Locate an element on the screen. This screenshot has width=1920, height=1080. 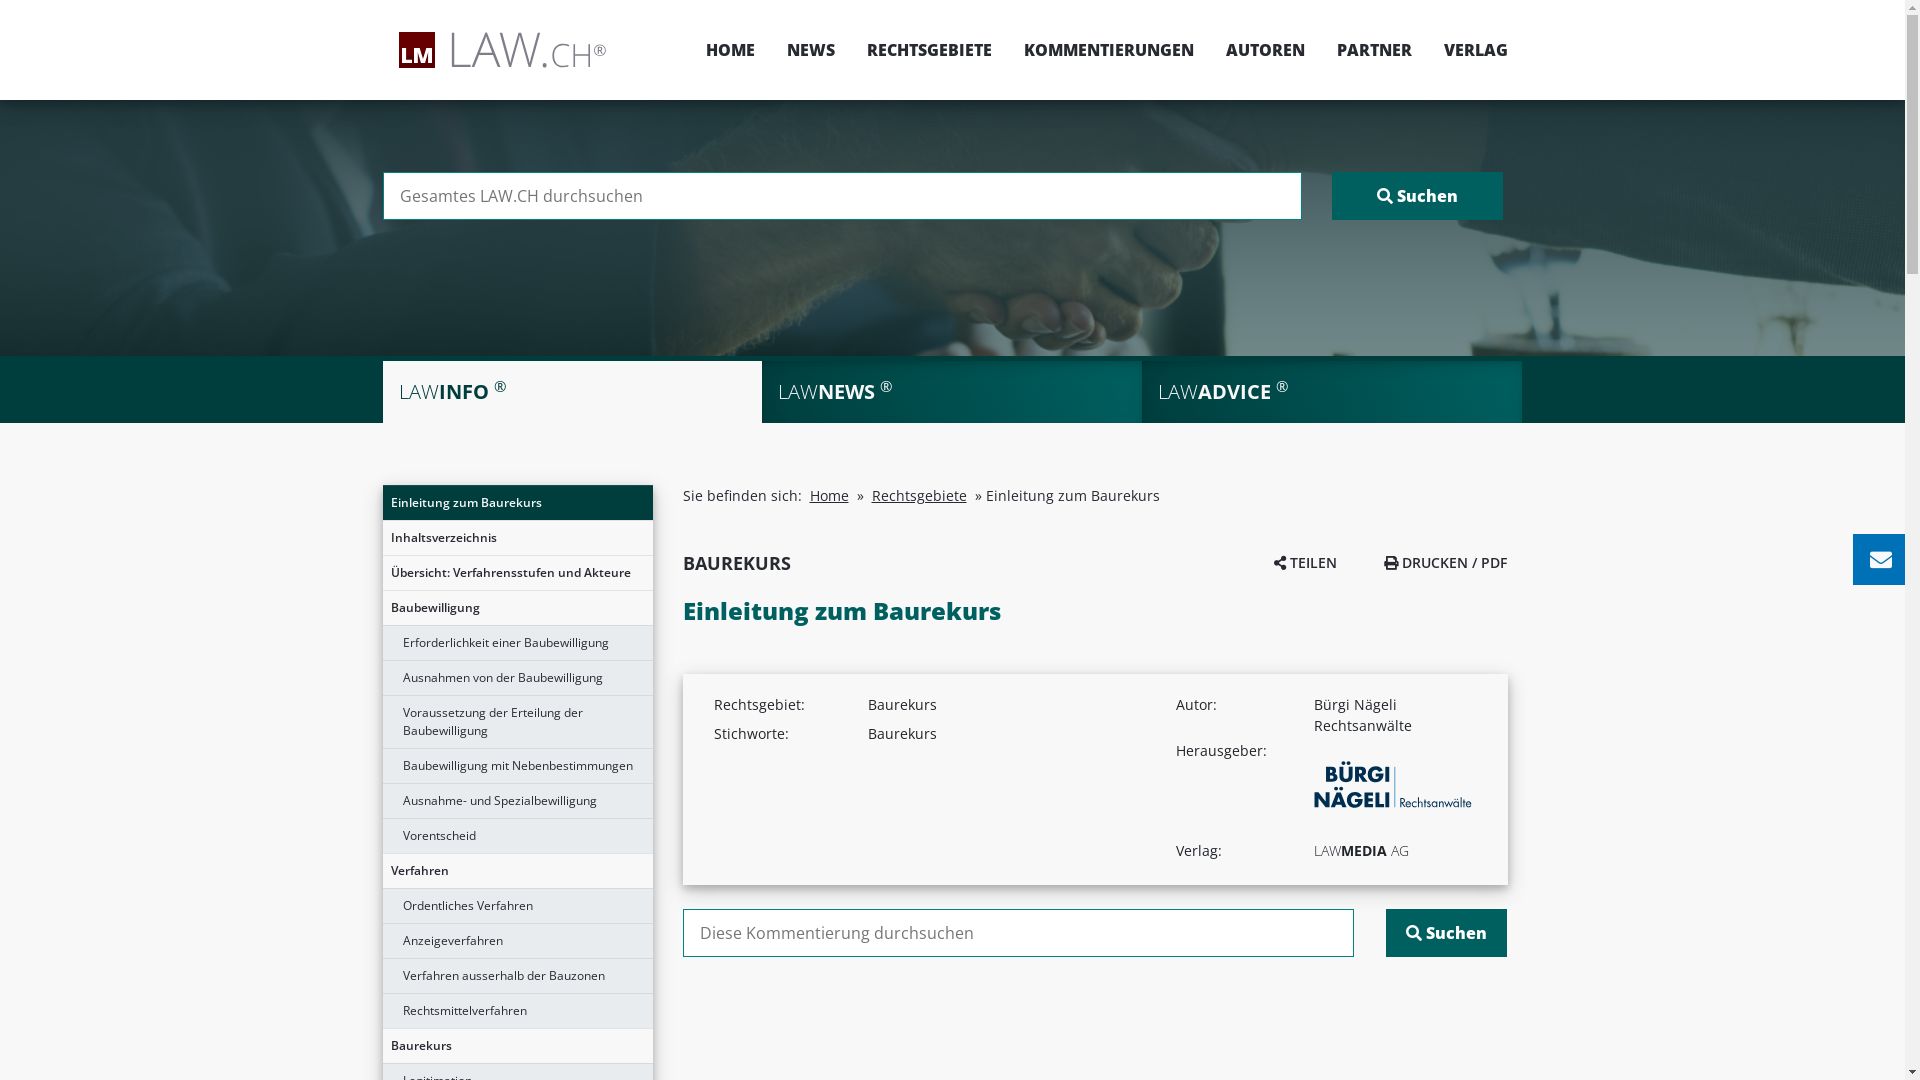
' TEILEN' is located at coordinates (1305, 562).